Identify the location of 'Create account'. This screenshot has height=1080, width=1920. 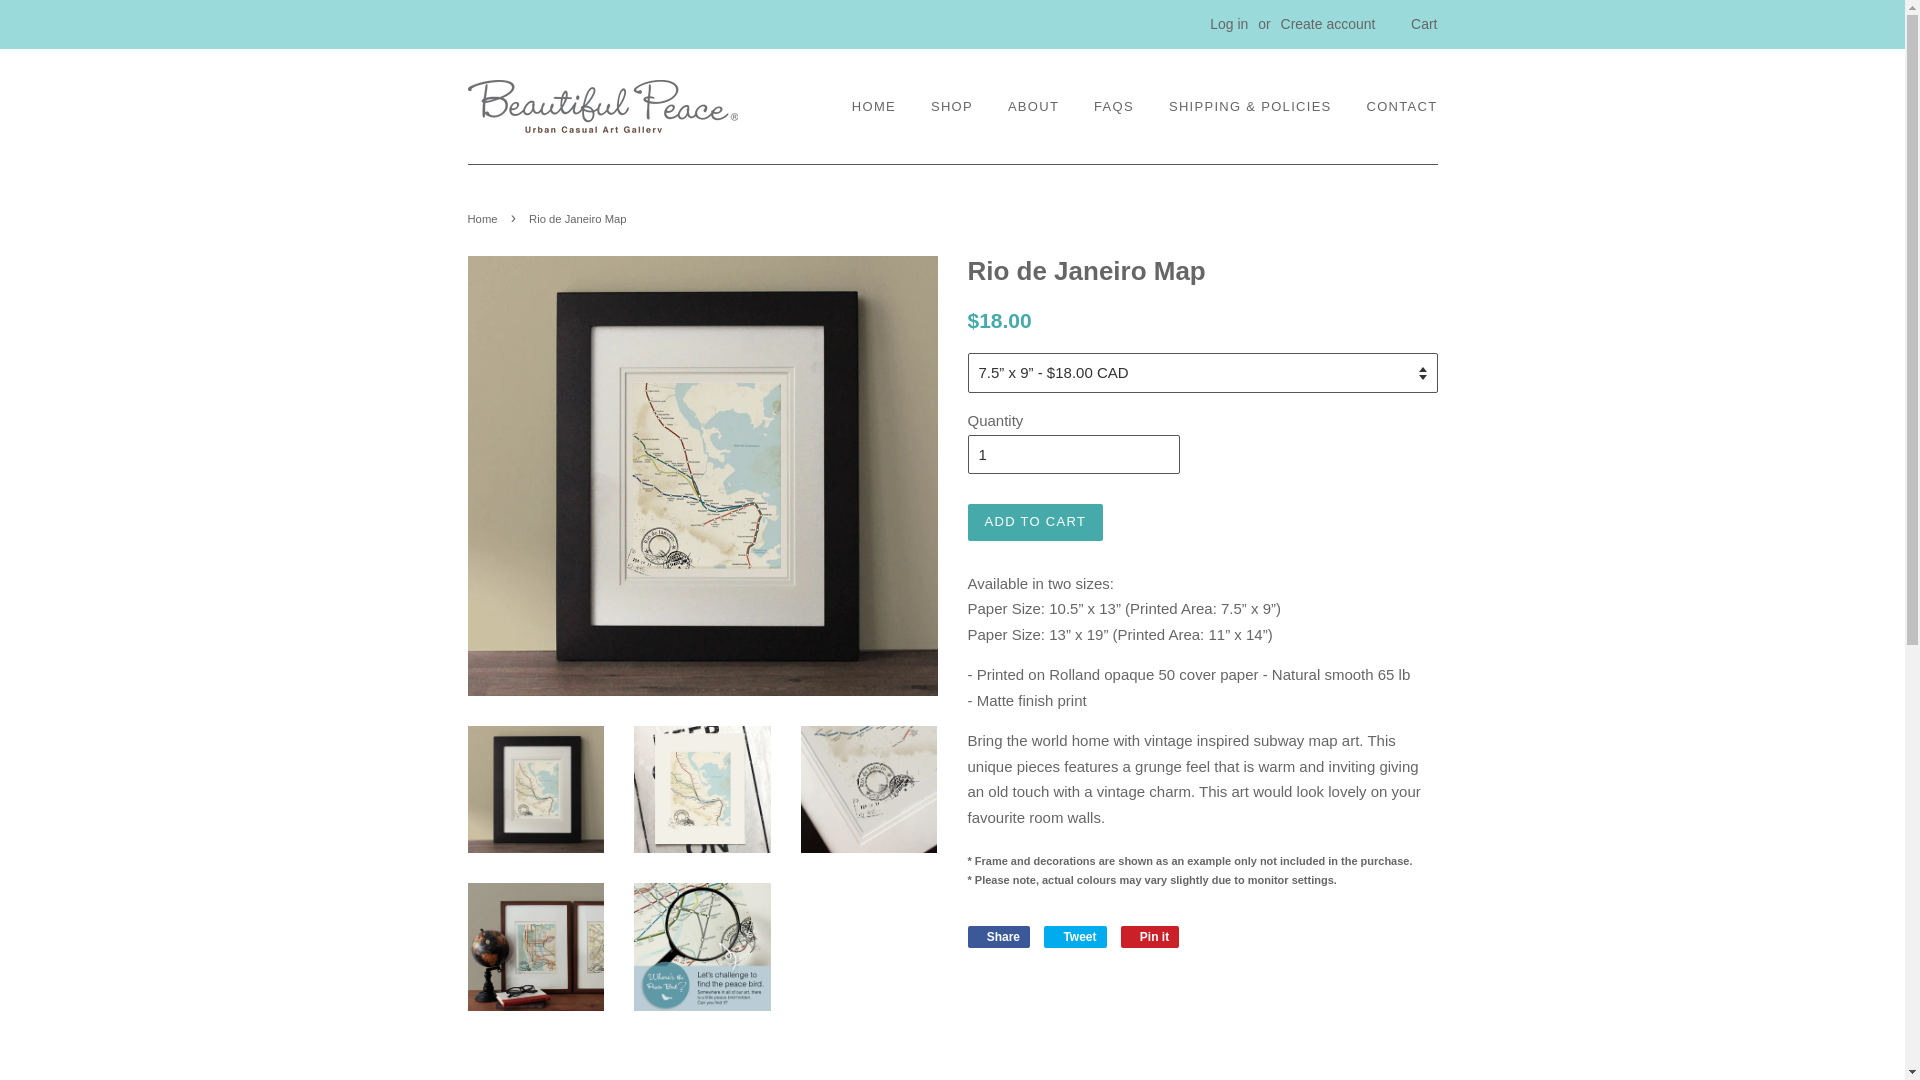
(1328, 23).